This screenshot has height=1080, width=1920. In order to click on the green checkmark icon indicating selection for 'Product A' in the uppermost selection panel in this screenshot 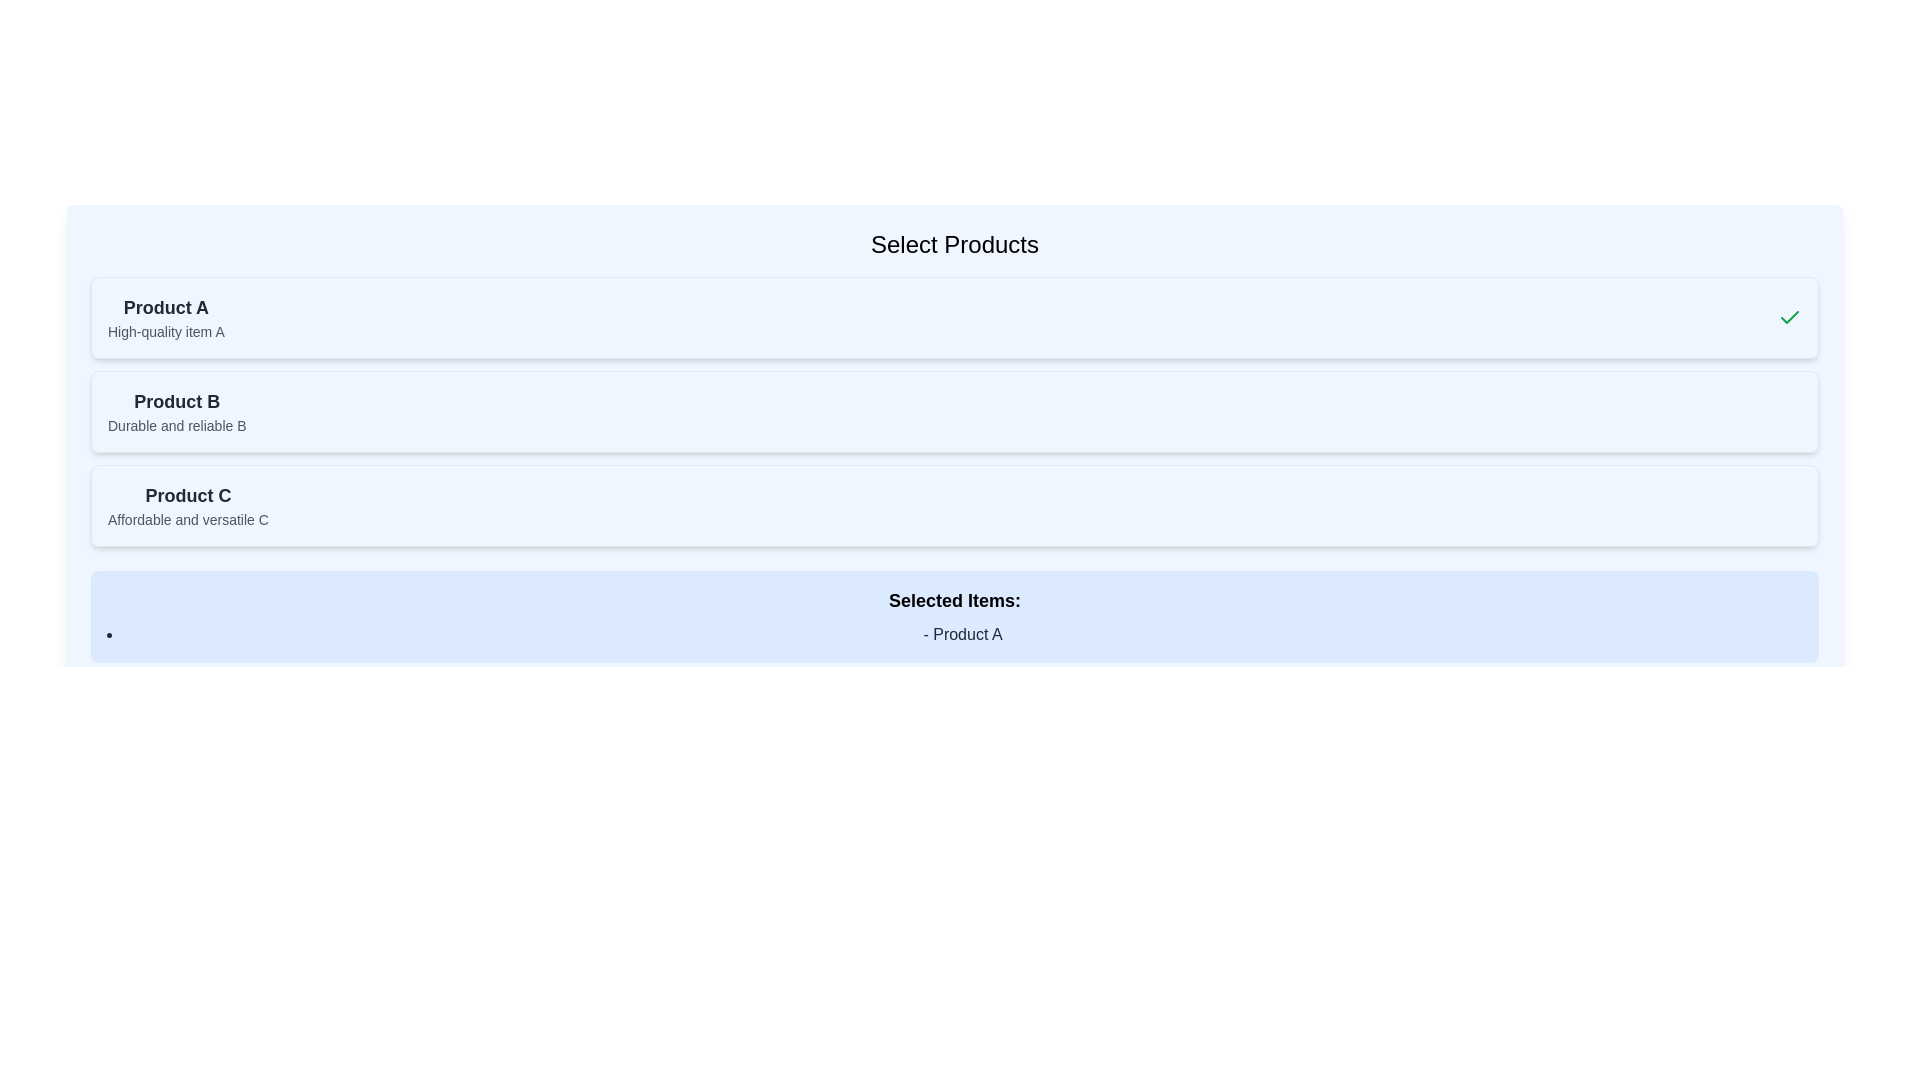, I will do `click(1790, 316)`.